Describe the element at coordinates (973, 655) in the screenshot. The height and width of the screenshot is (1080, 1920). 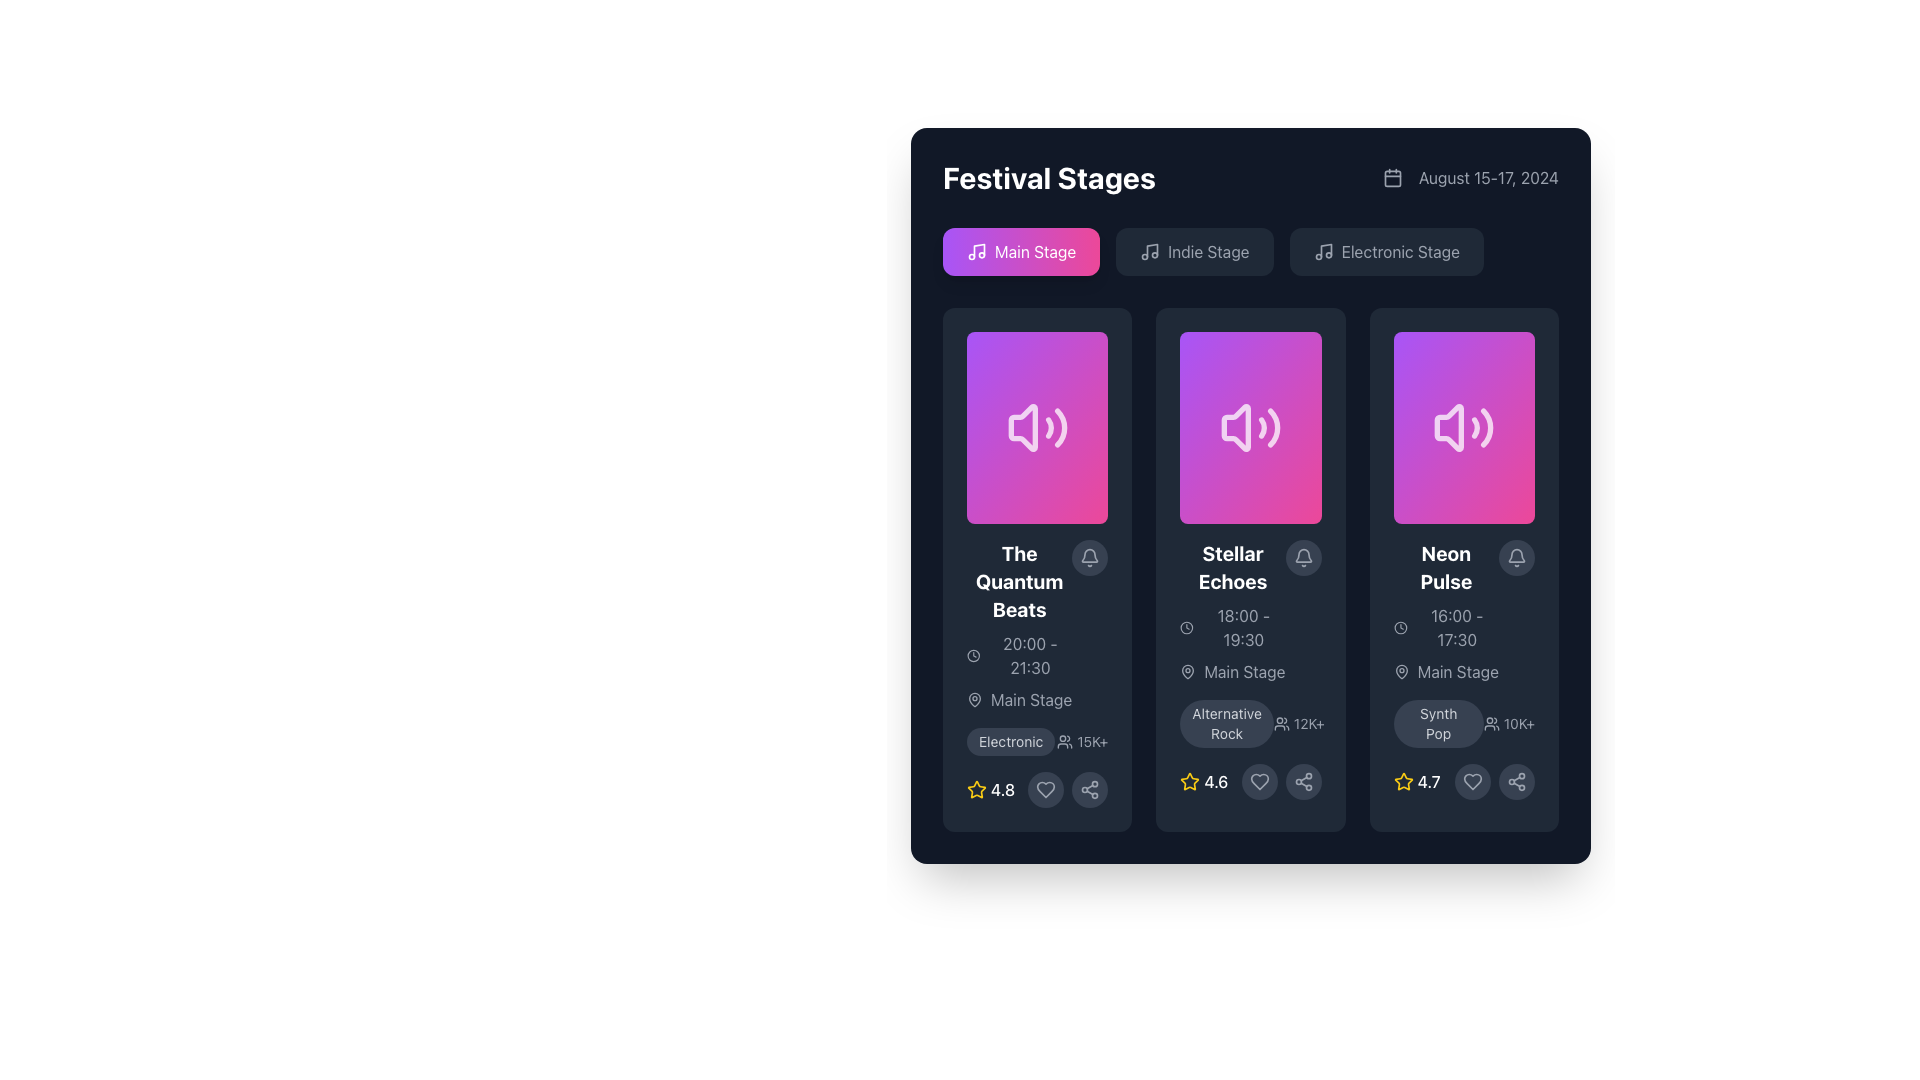
I see `the clock icon located in the top-left corner of the 'The Quantum Beats' card, adjacent to the '20:00 - 21:30' text field` at that location.